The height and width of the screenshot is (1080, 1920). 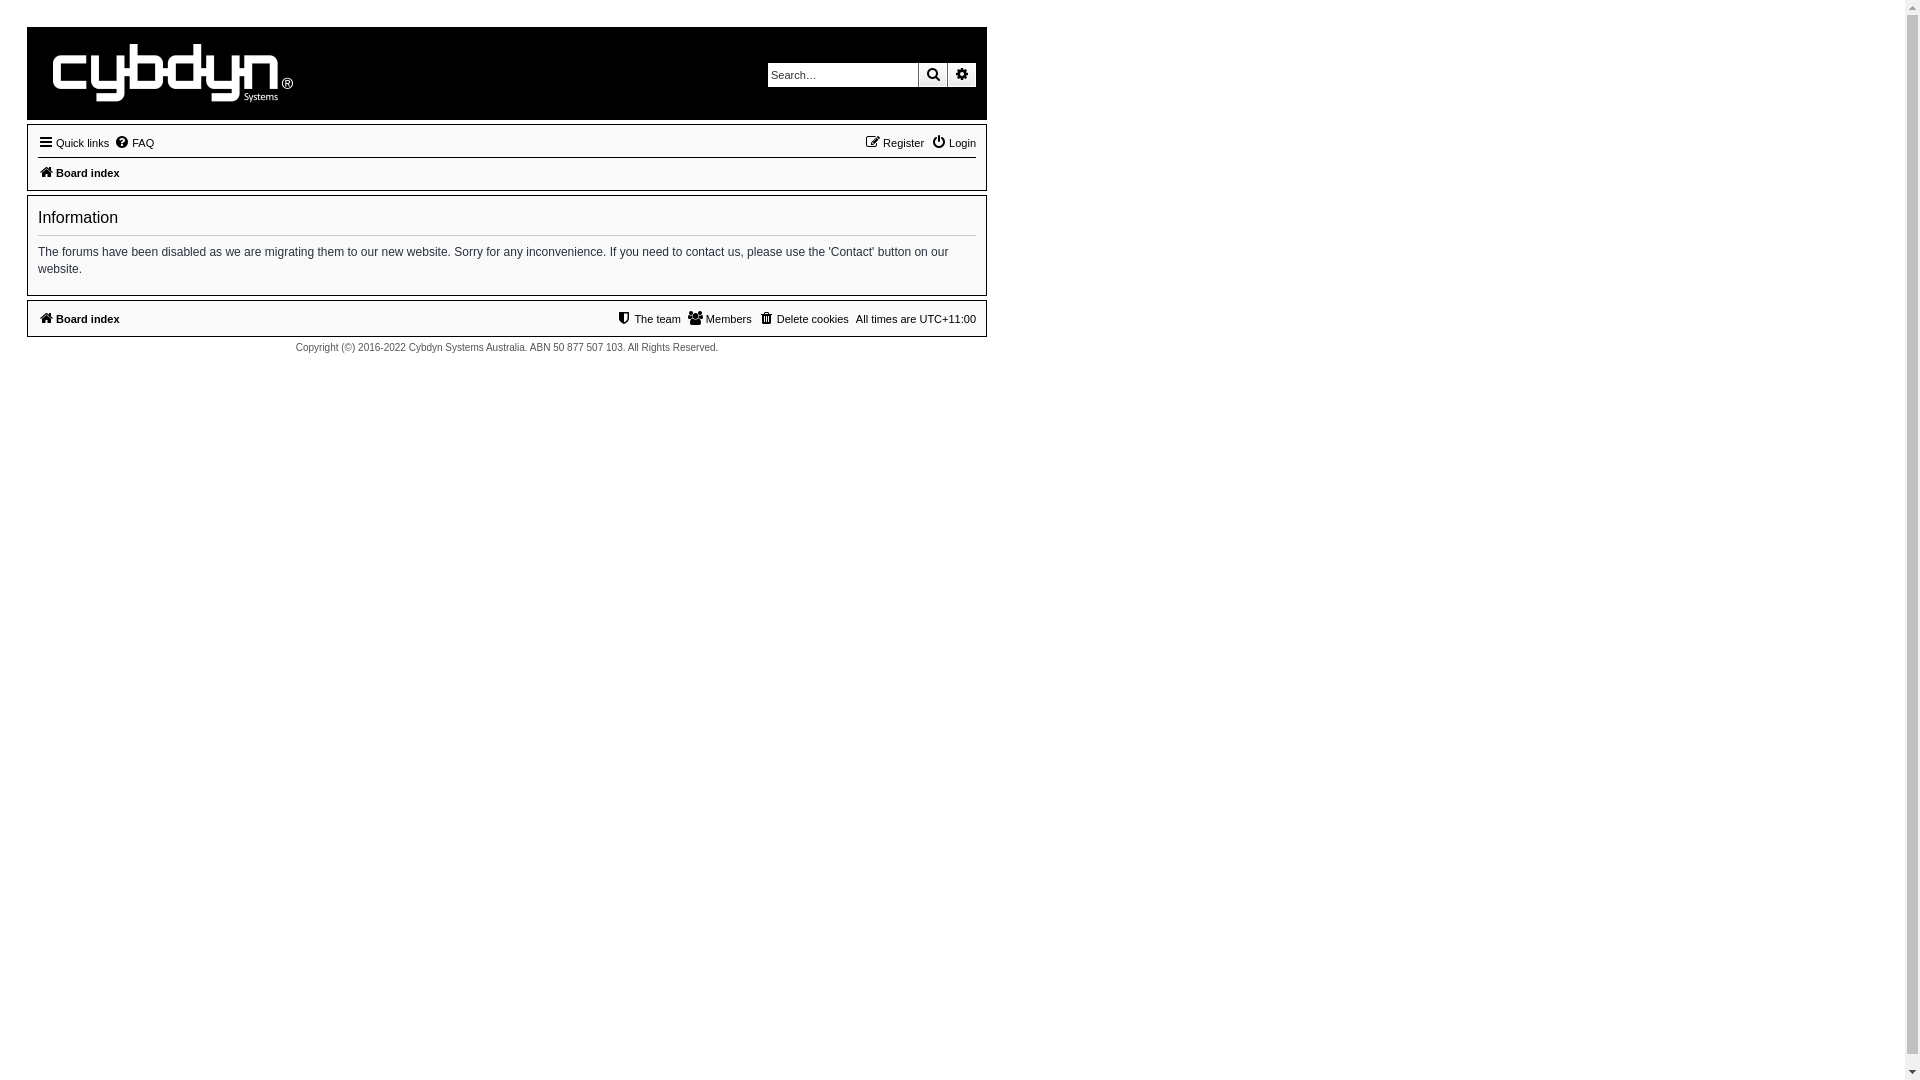 I want to click on 'Delete cookies', so click(x=804, y=318).